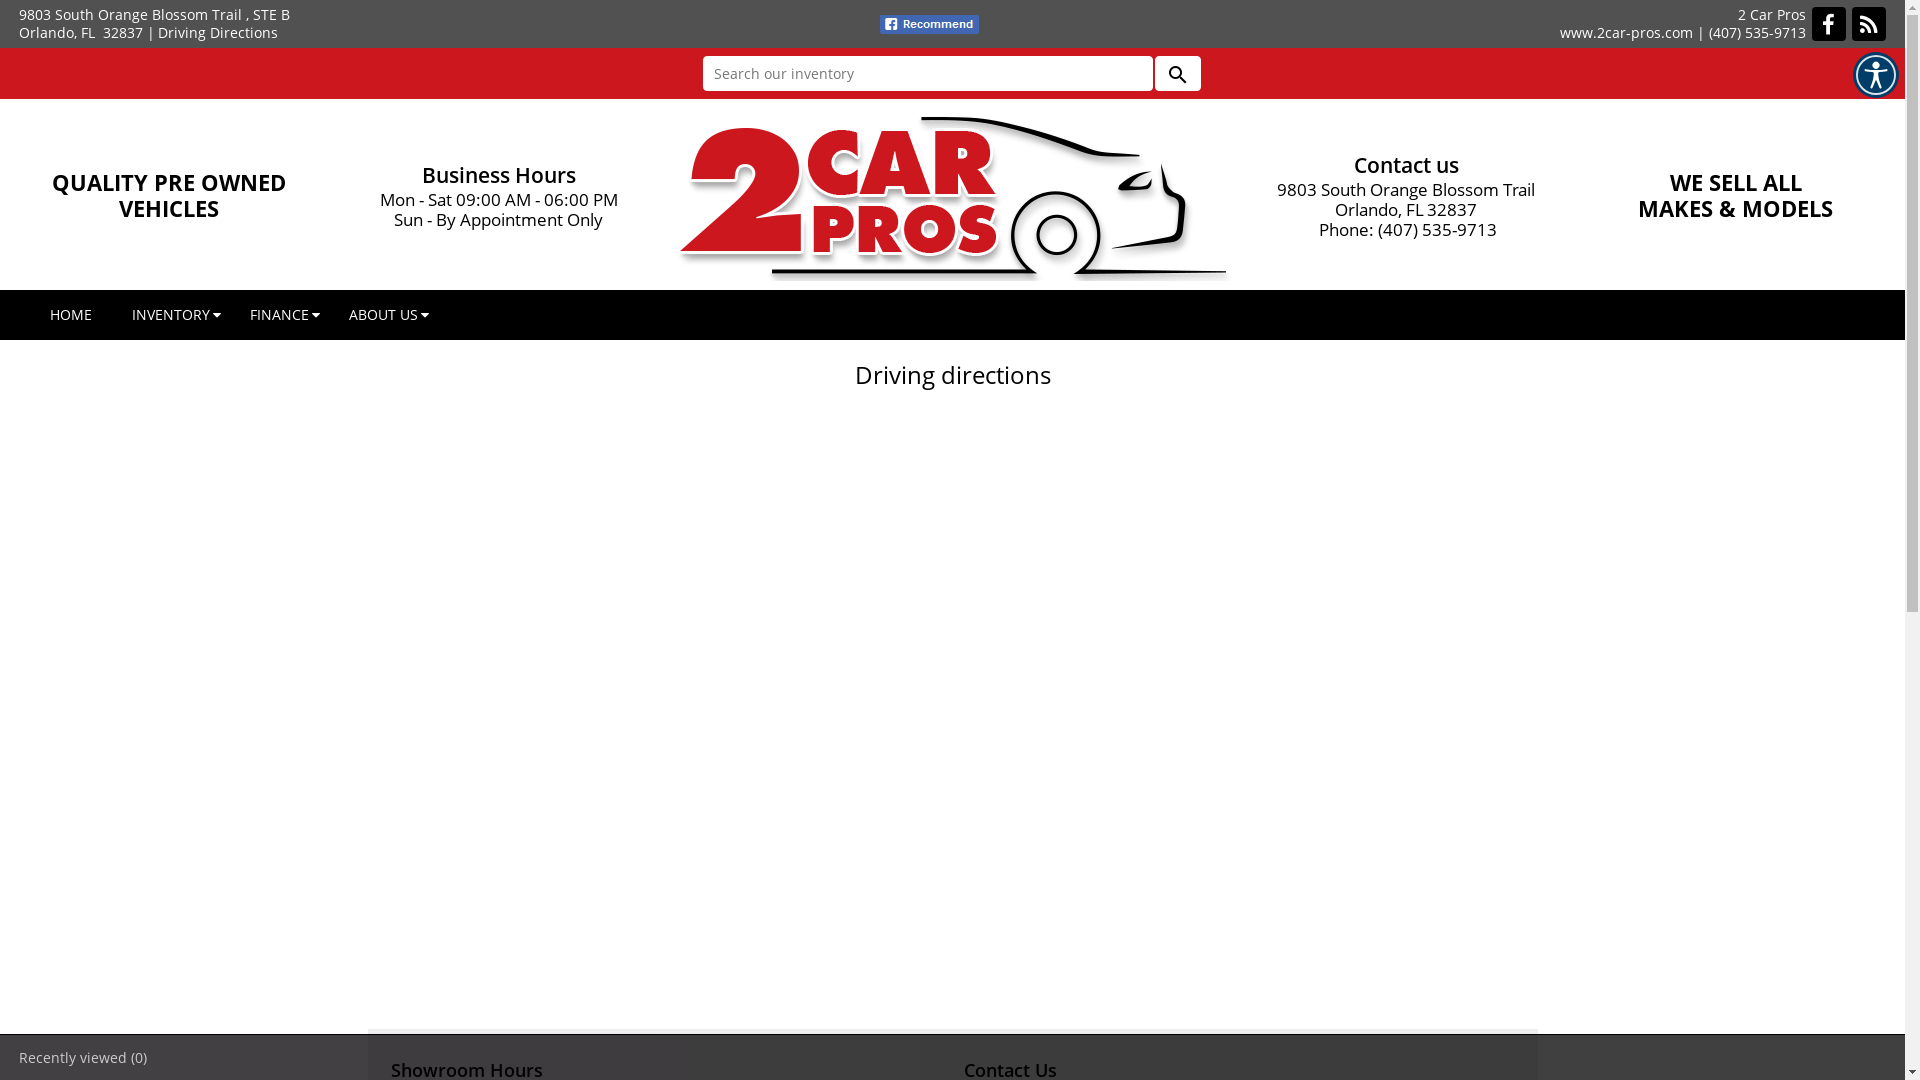 The image size is (1920, 1080). What do you see at coordinates (1626, 32) in the screenshot?
I see `'www.2car-pros.com'` at bounding box center [1626, 32].